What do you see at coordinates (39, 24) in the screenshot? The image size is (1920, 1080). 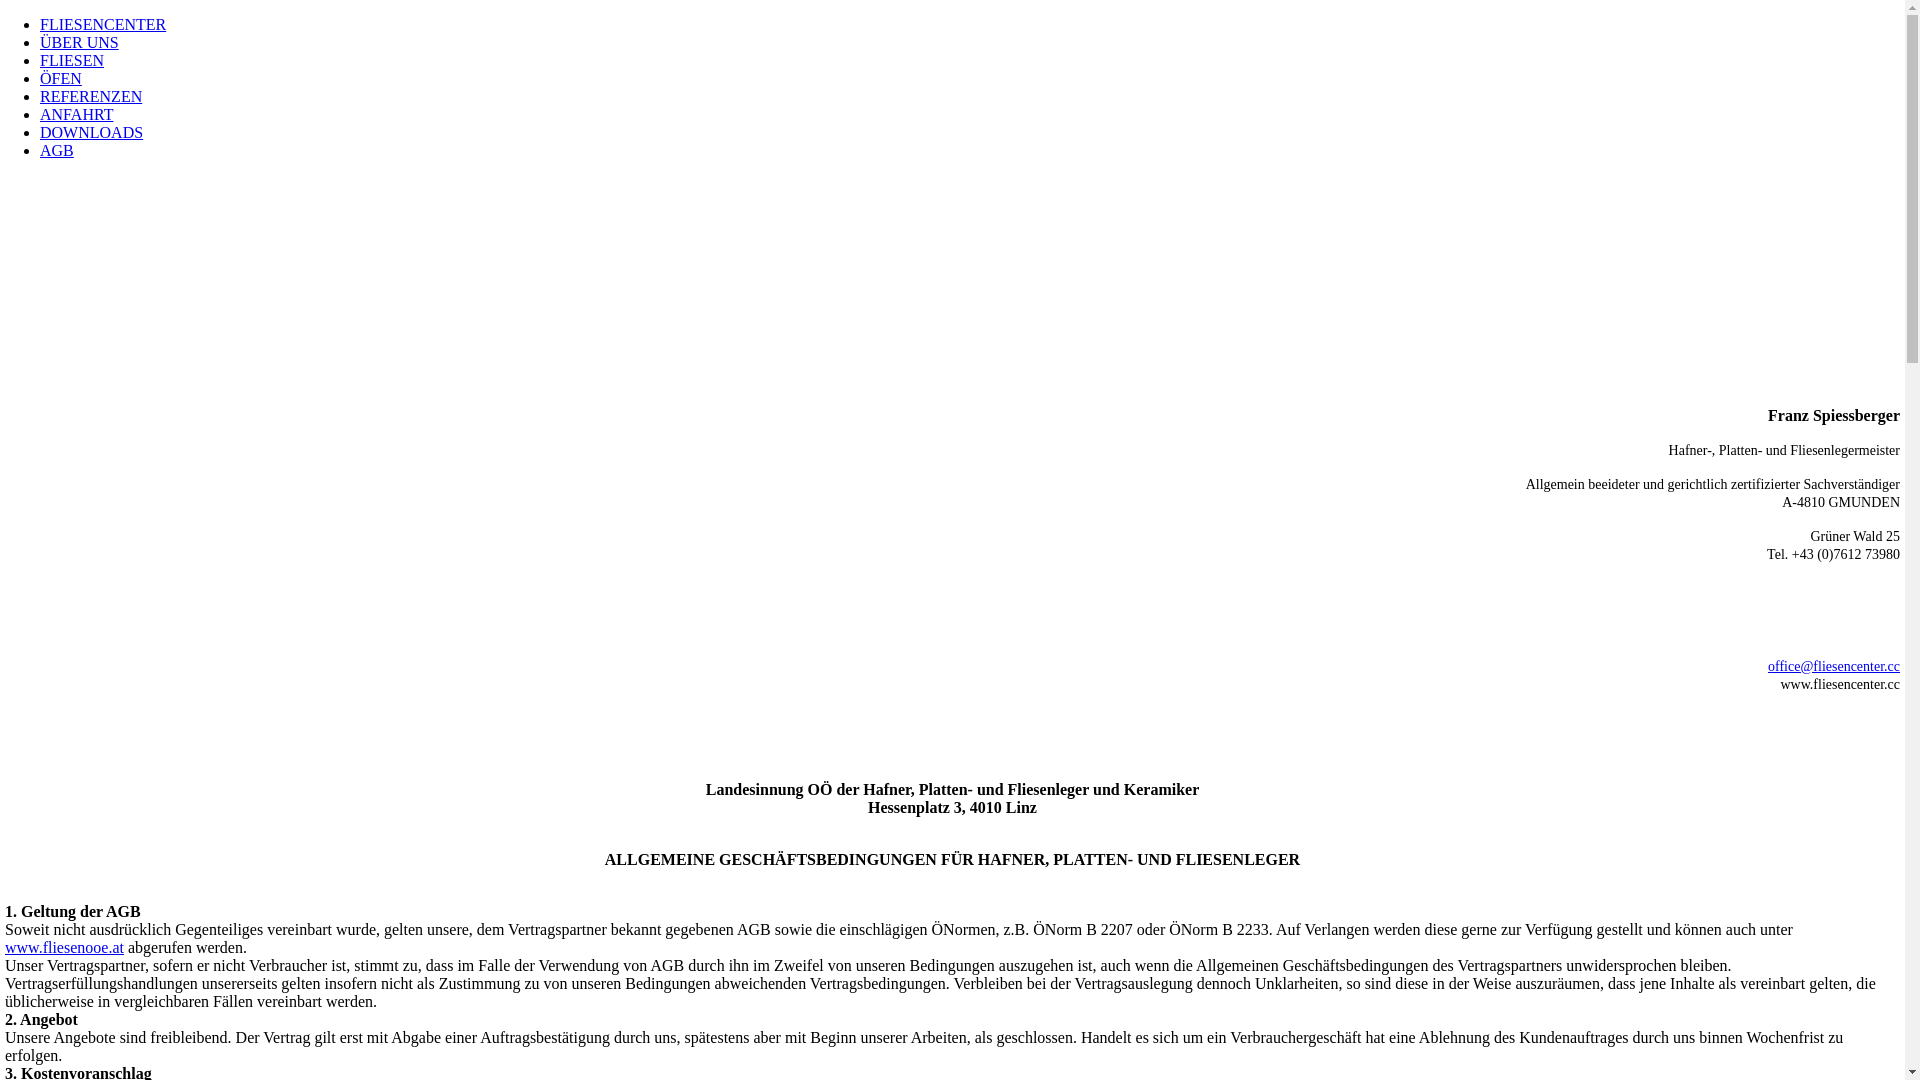 I see `'FLIESENCENTER'` at bounding box center [39, 24].